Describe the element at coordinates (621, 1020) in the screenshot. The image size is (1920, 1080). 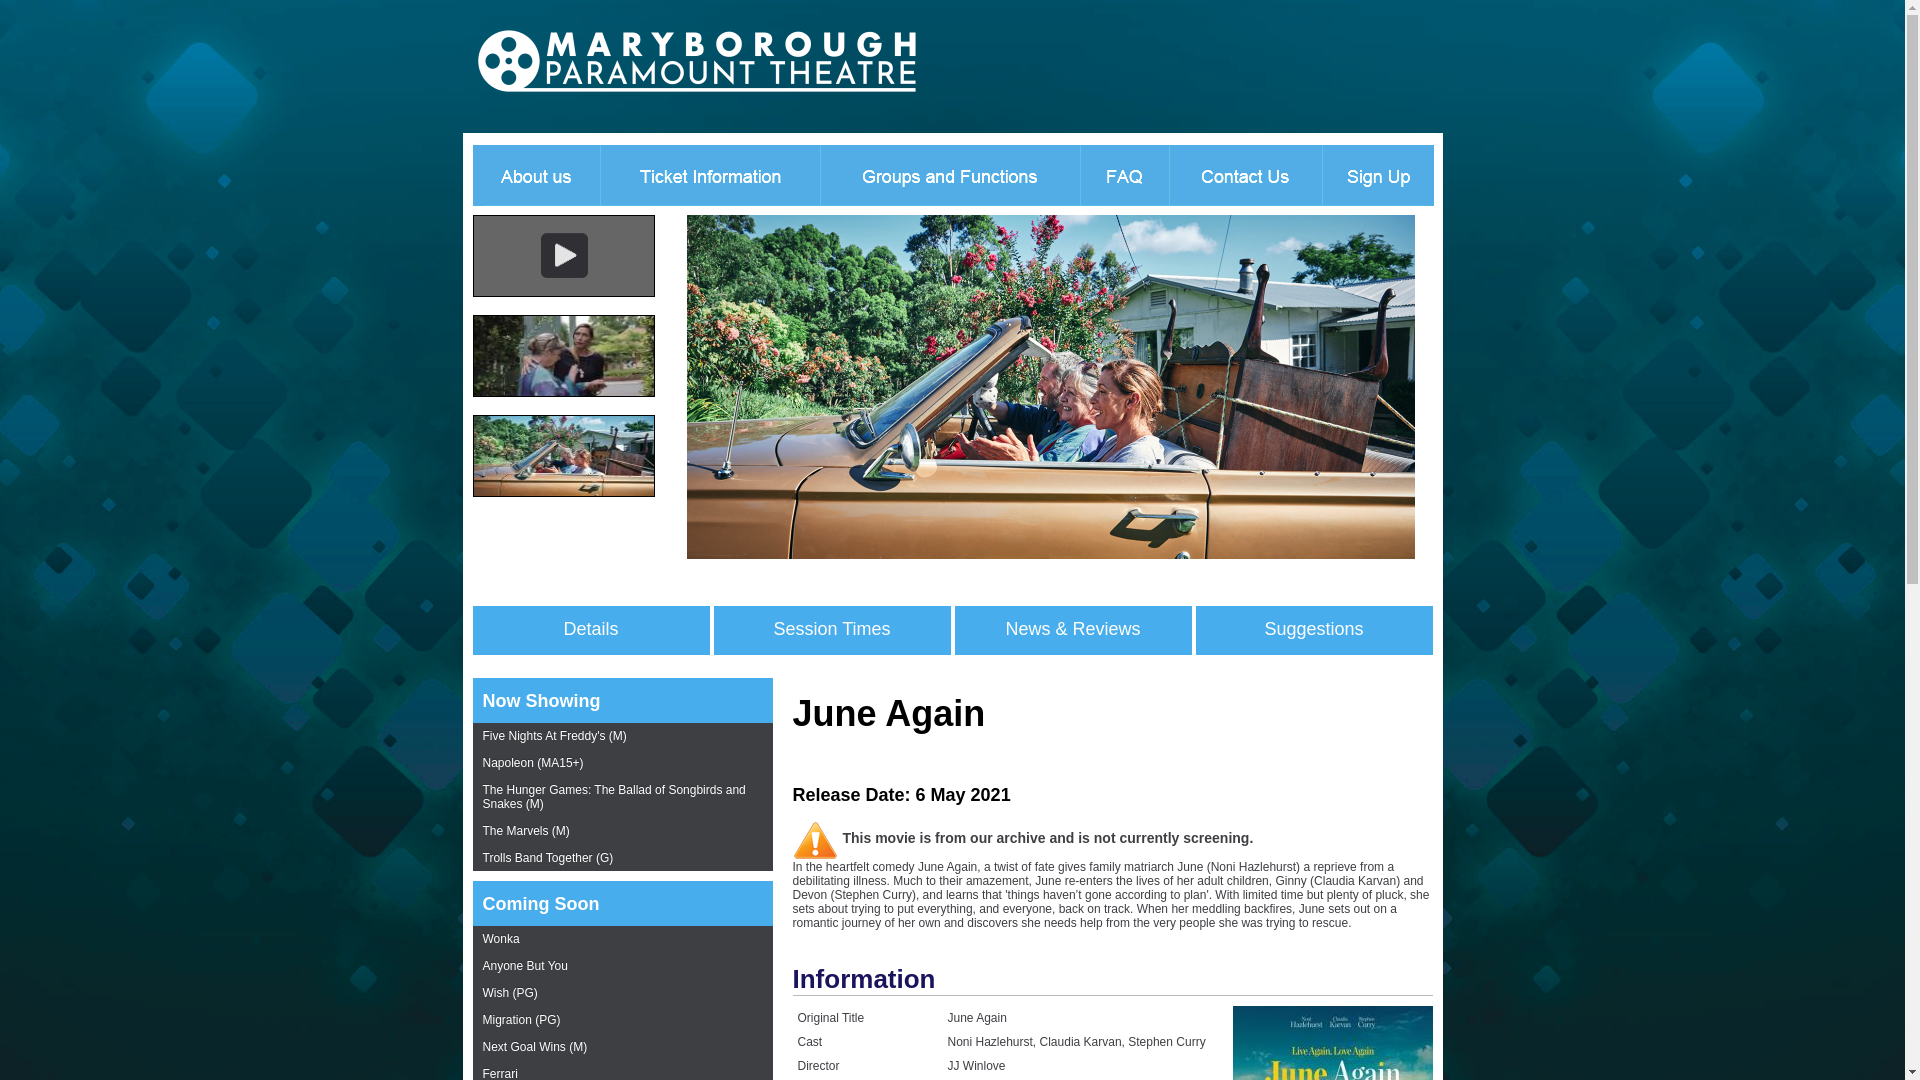
I see `'Migration (PG)'` at that location.